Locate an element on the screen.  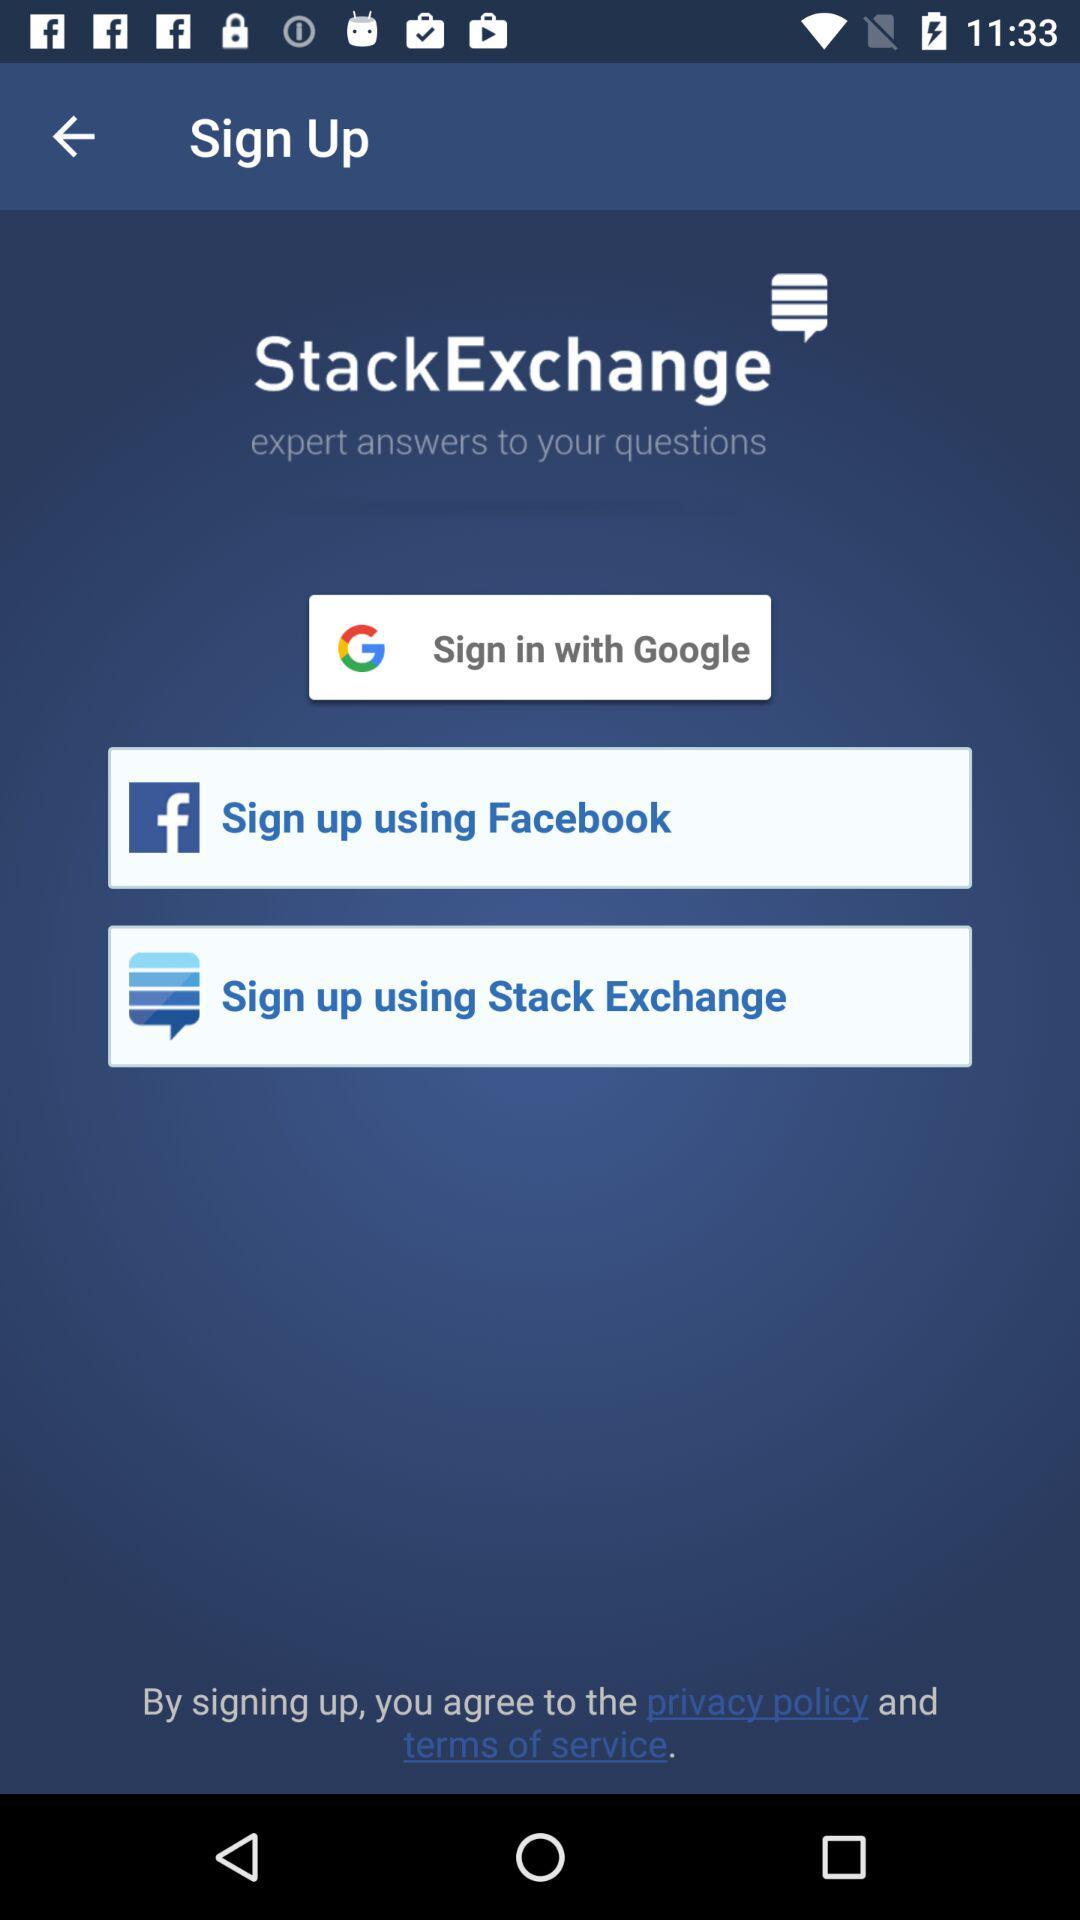
sign up with facebook is located at coordinates (540, 817).